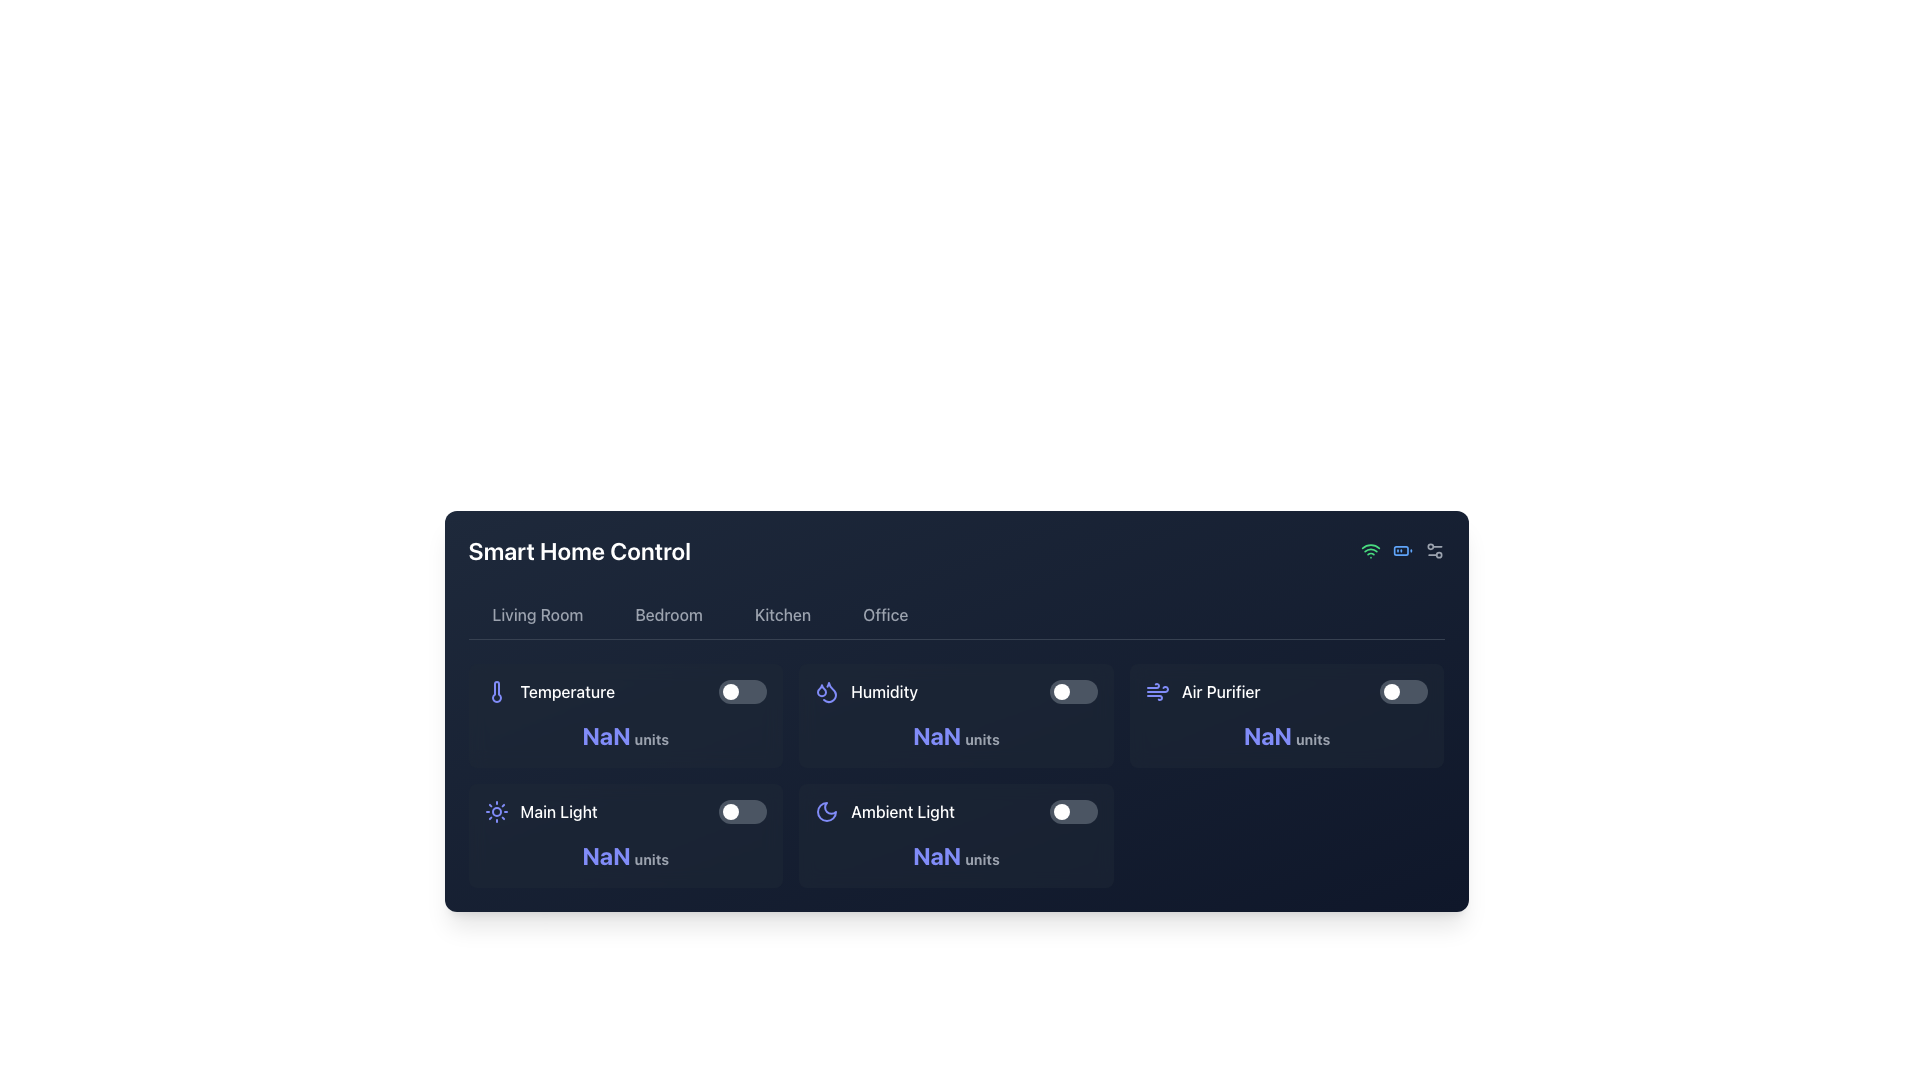 Image resolution: width=1920 pixels, height=1080 pixels. I want to click on the 'Kitchen' text label, which is the third item in a horizontally aligned list of text labels, so click(781, 613).